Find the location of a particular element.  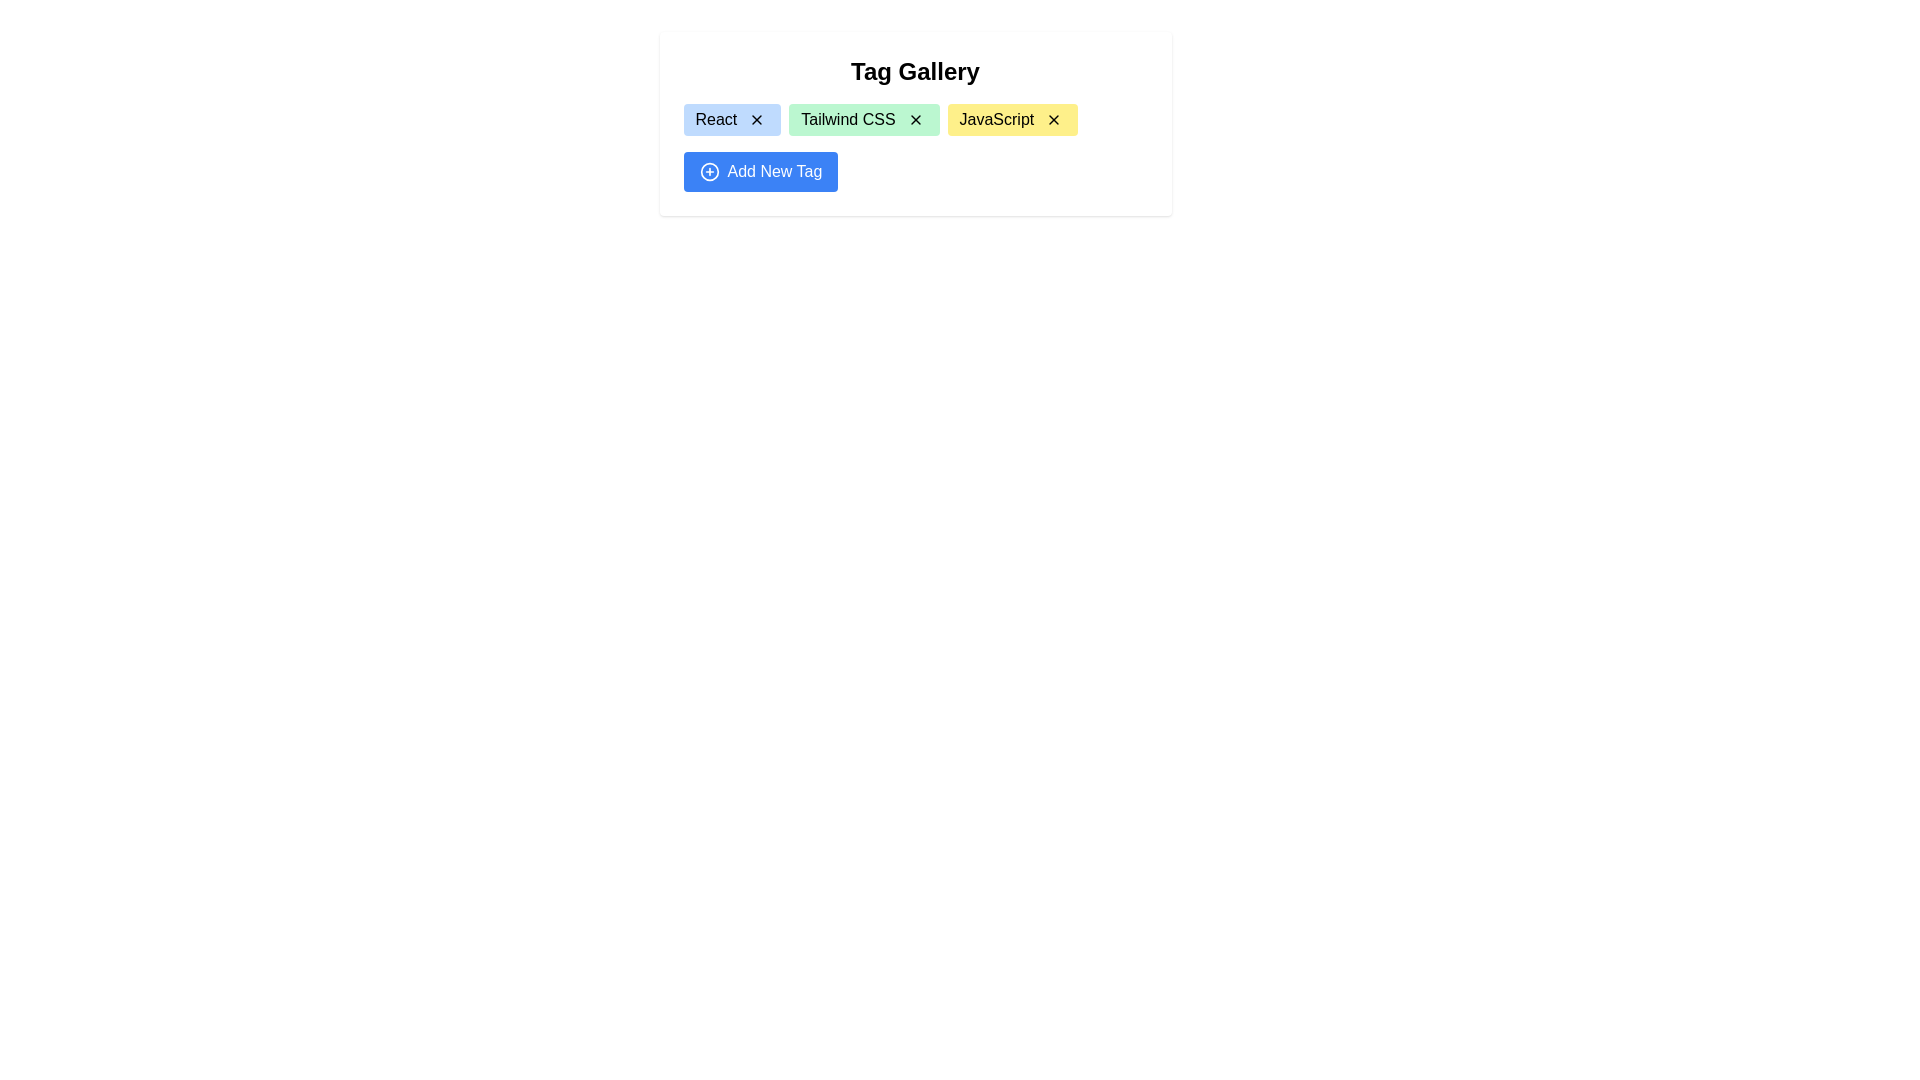

the dismiss icon located on the right side of the 'JavaScript' tag in the 'Tag Gallery' interface is located at coordinates (1053, 119).